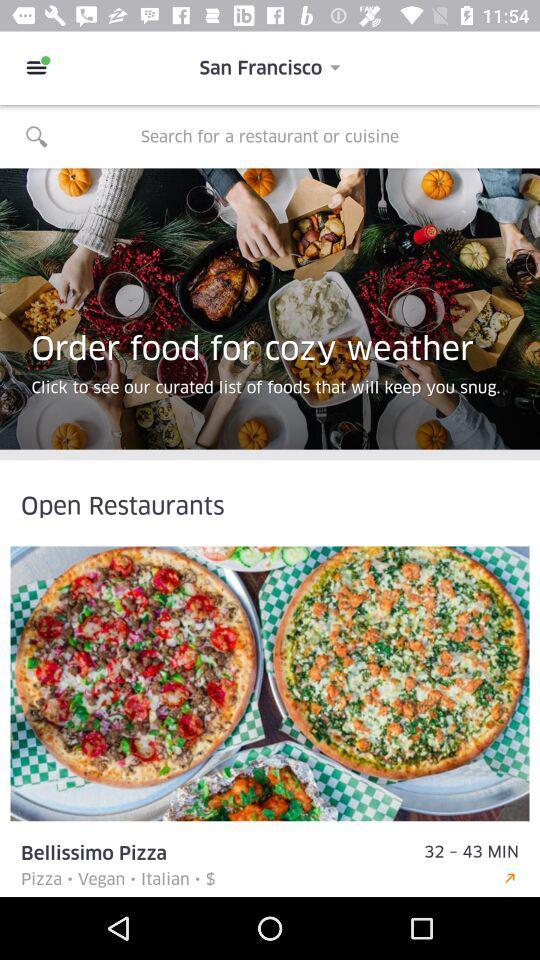 The width and height of the screenshot is (540, 960). Describe the element at coordinates (36, 68) in the screenshot. I see `item next to the san francisco` at that location.